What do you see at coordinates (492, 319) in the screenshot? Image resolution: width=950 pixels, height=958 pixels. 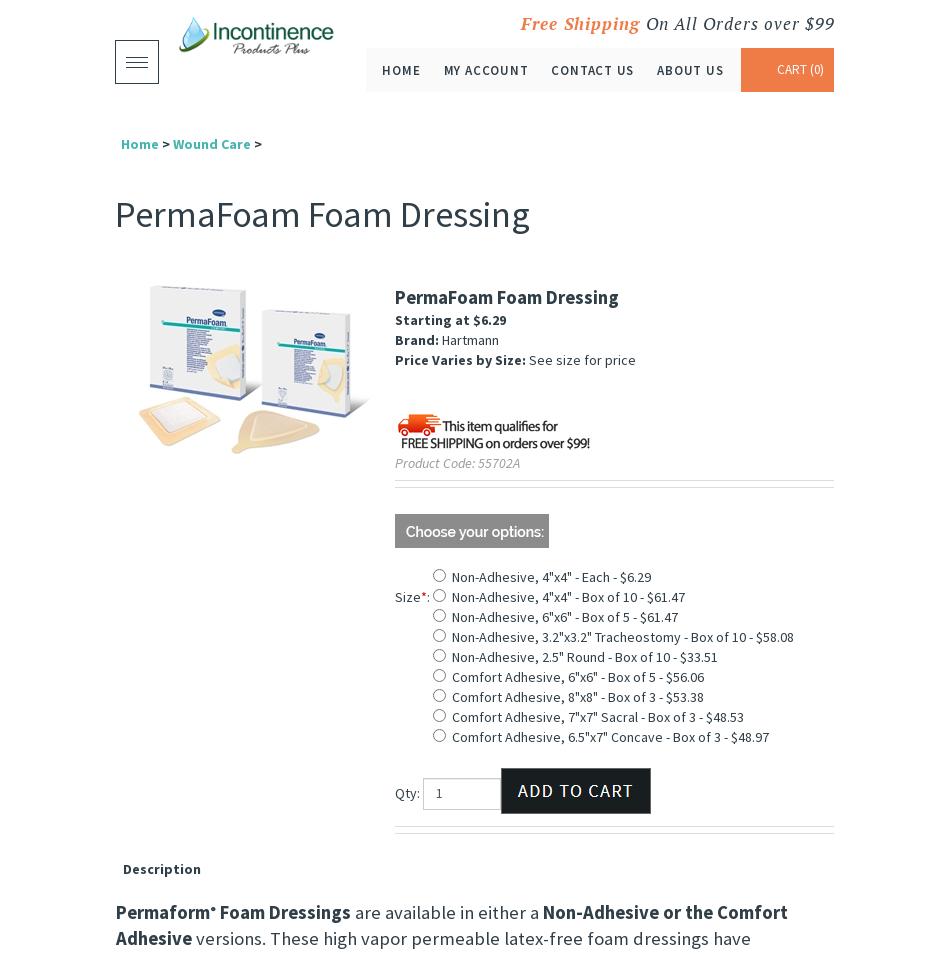 I see `'6.29'` at bounding box center [492, 319].